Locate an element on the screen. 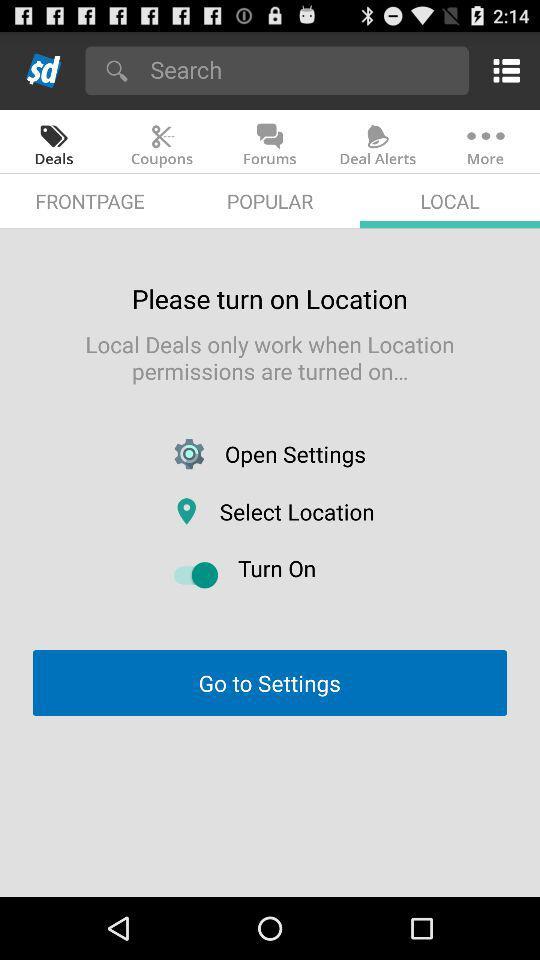 The image size is (540, 960). the app at the bottom is located at coordinates (269, 683).